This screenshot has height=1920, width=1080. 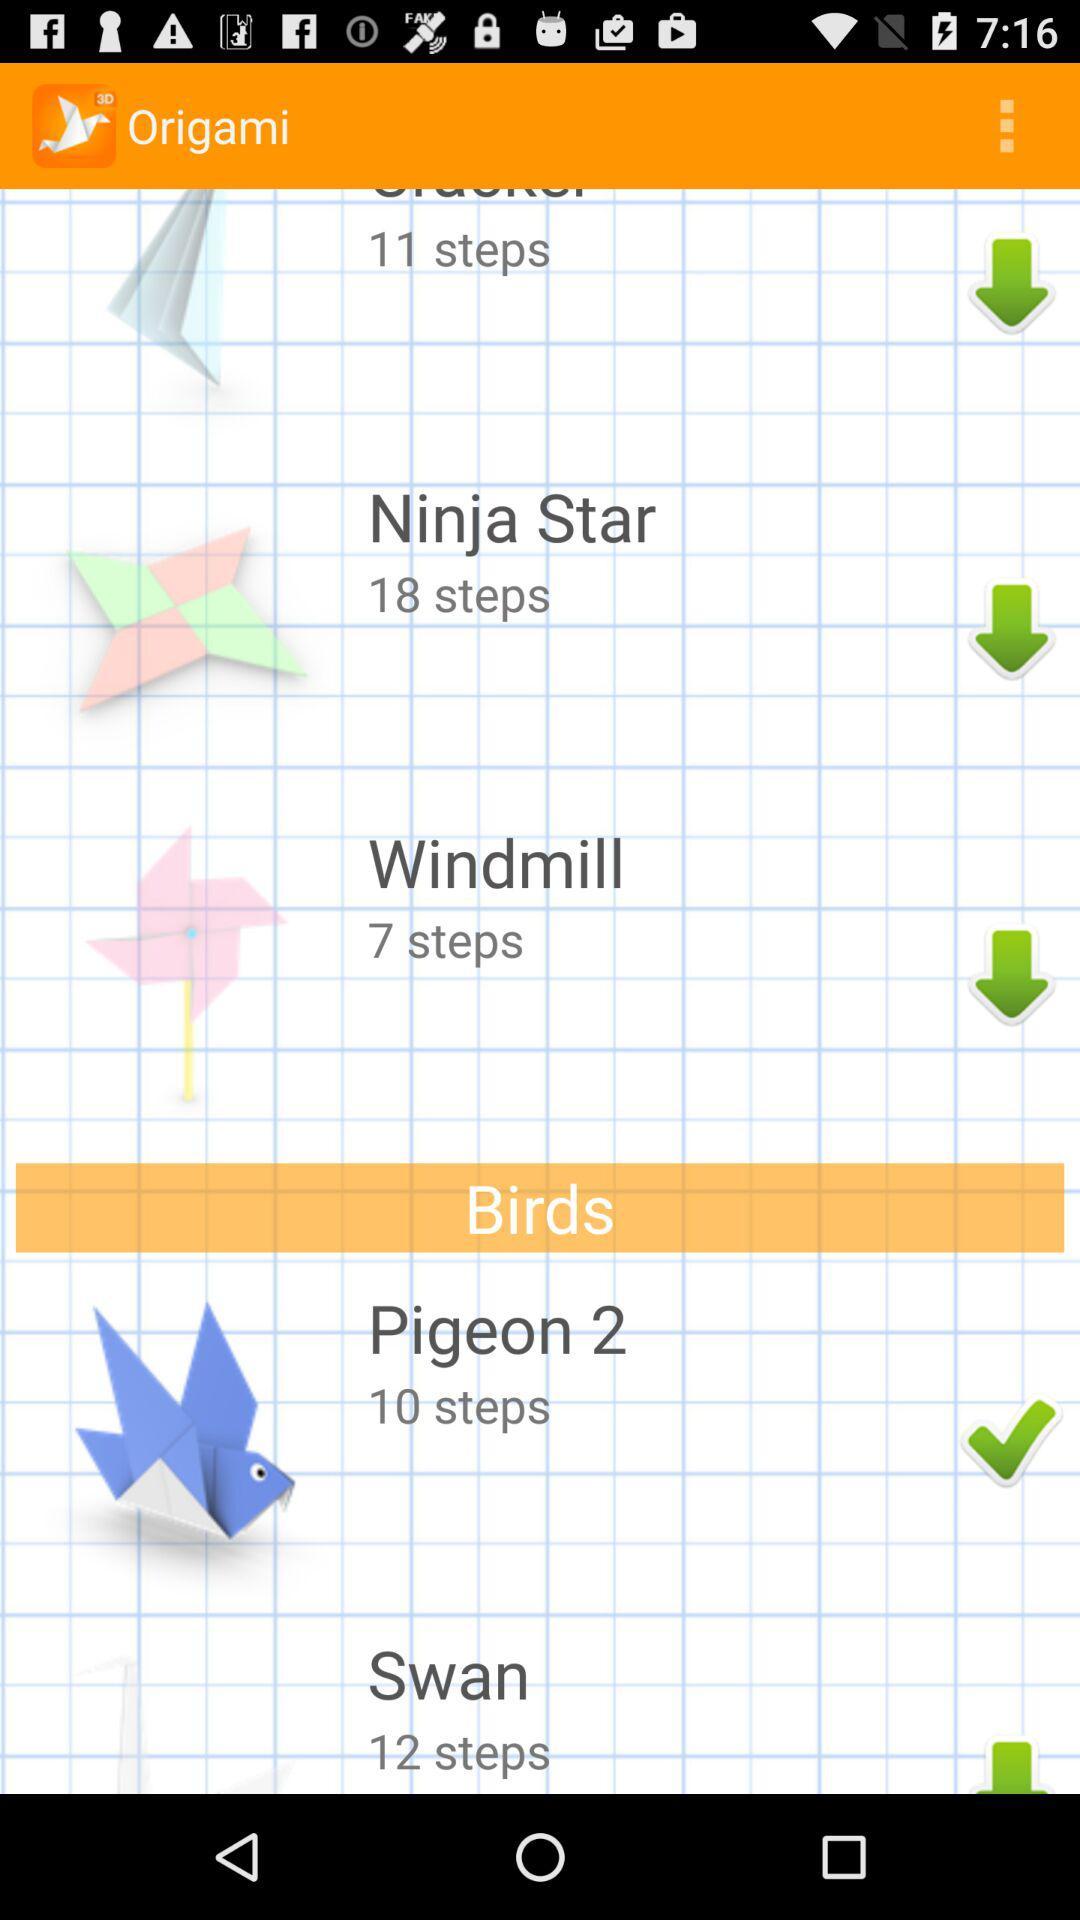 I want to click on 12 steps app, so click(x=658, y=1749).